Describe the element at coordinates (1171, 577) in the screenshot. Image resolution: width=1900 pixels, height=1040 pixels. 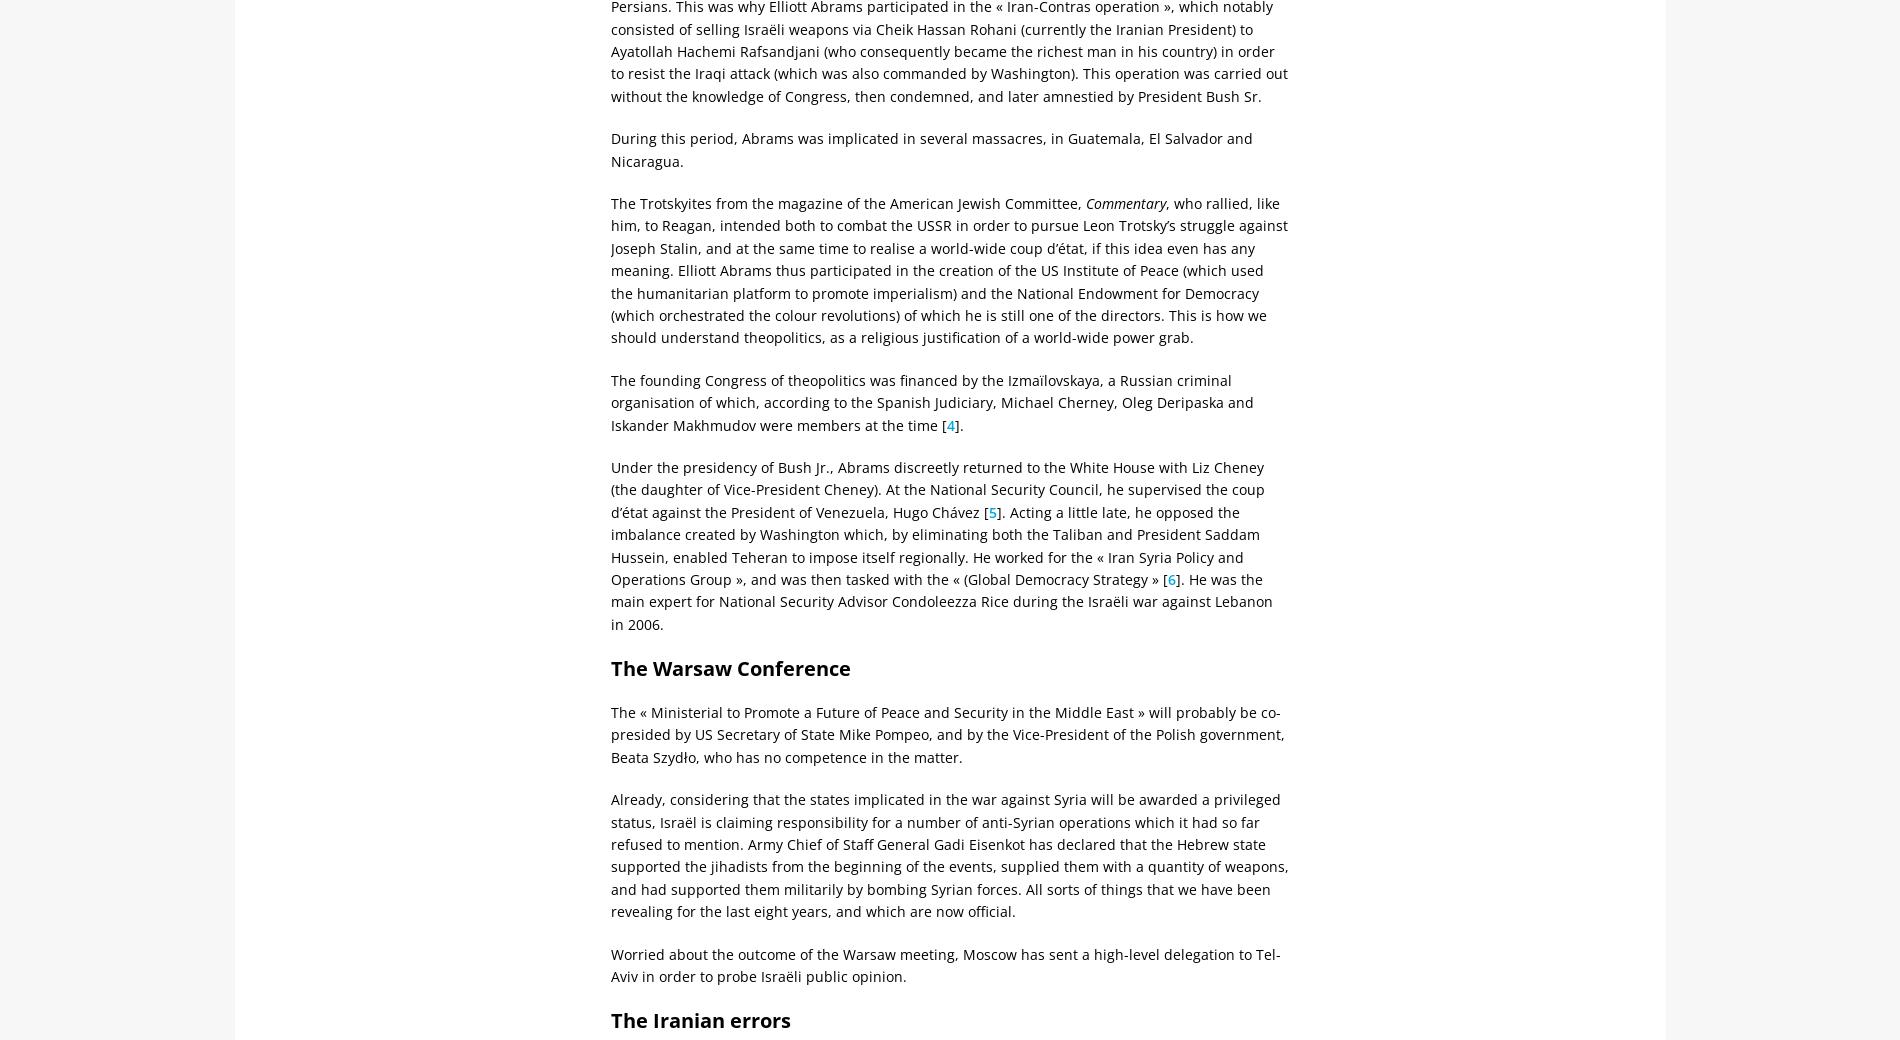
I see `'6'` at that location.